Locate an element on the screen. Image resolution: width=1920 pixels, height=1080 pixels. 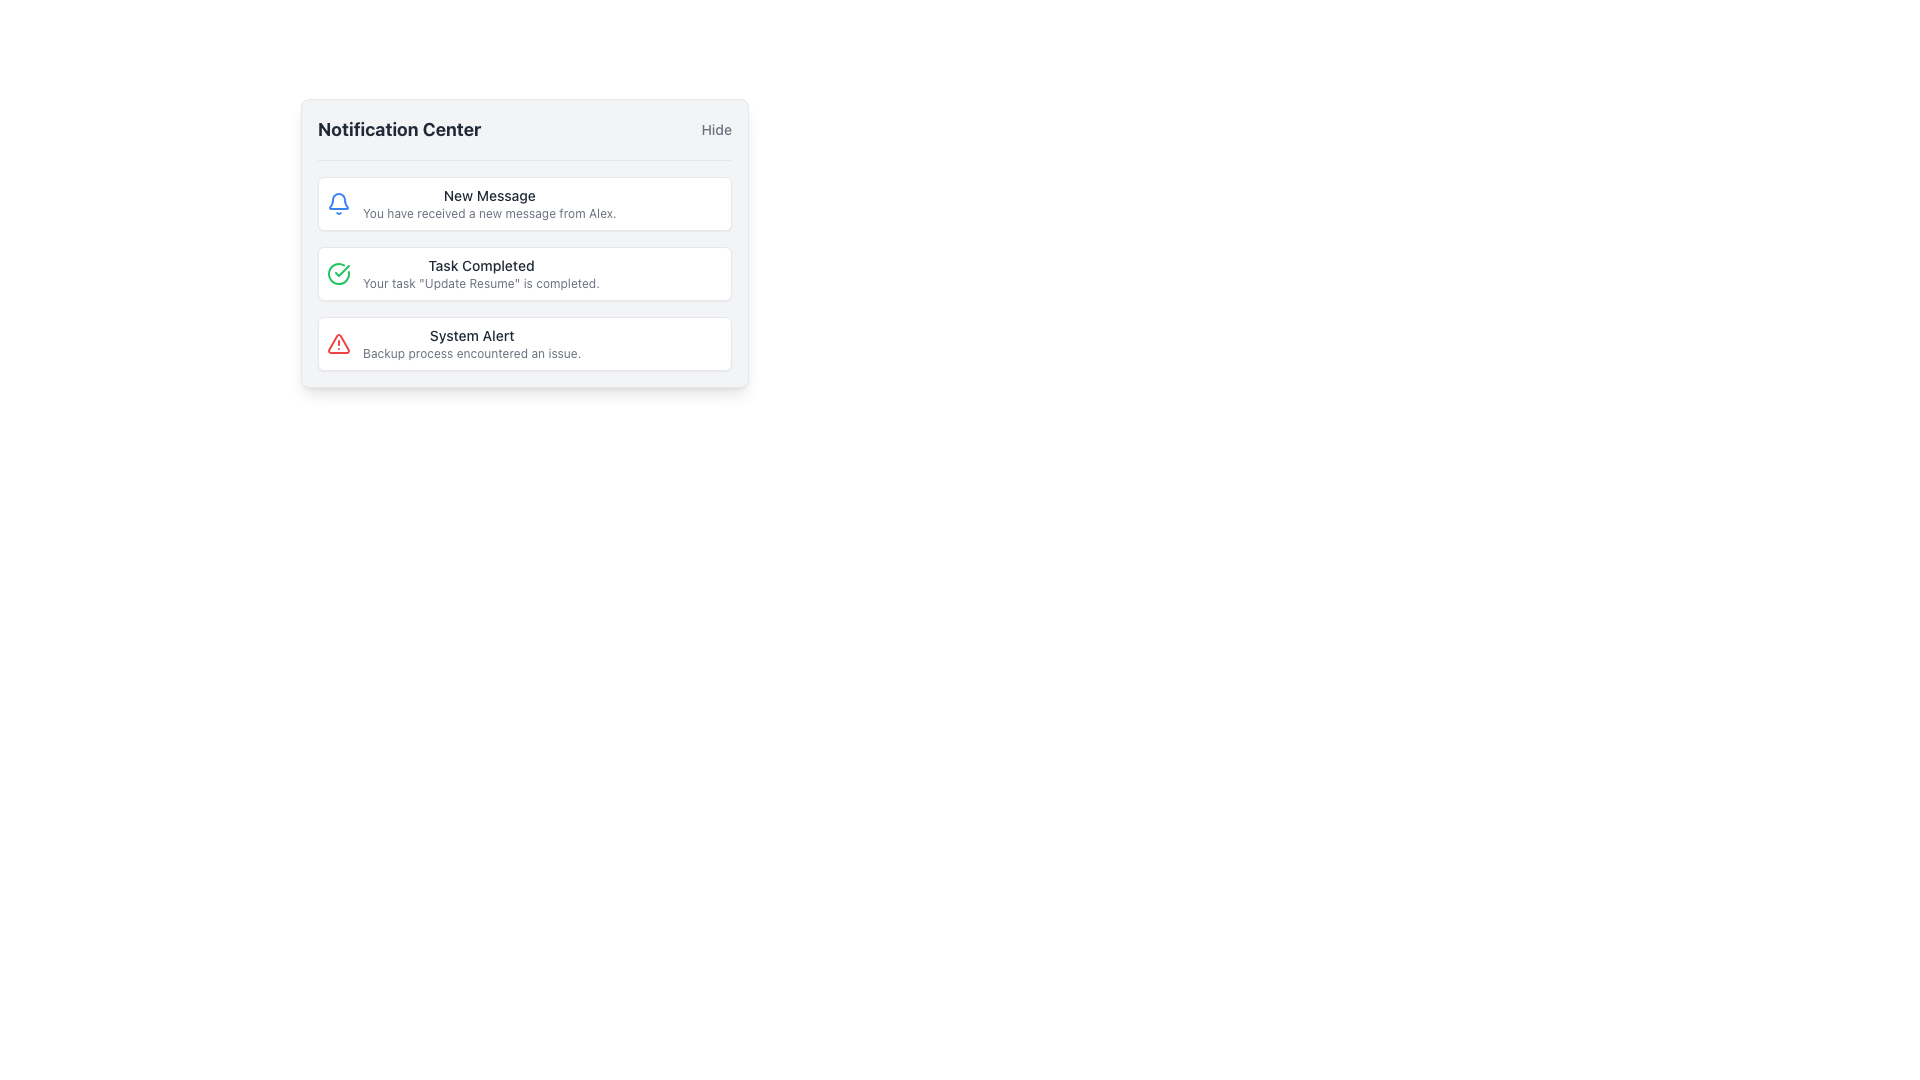
the text element styled with a smaller font size and gray color that reads 'You have received a new message from Alex.', located below the bold heading 'New Message' within the first notification item is located at coordinates (489, 213).